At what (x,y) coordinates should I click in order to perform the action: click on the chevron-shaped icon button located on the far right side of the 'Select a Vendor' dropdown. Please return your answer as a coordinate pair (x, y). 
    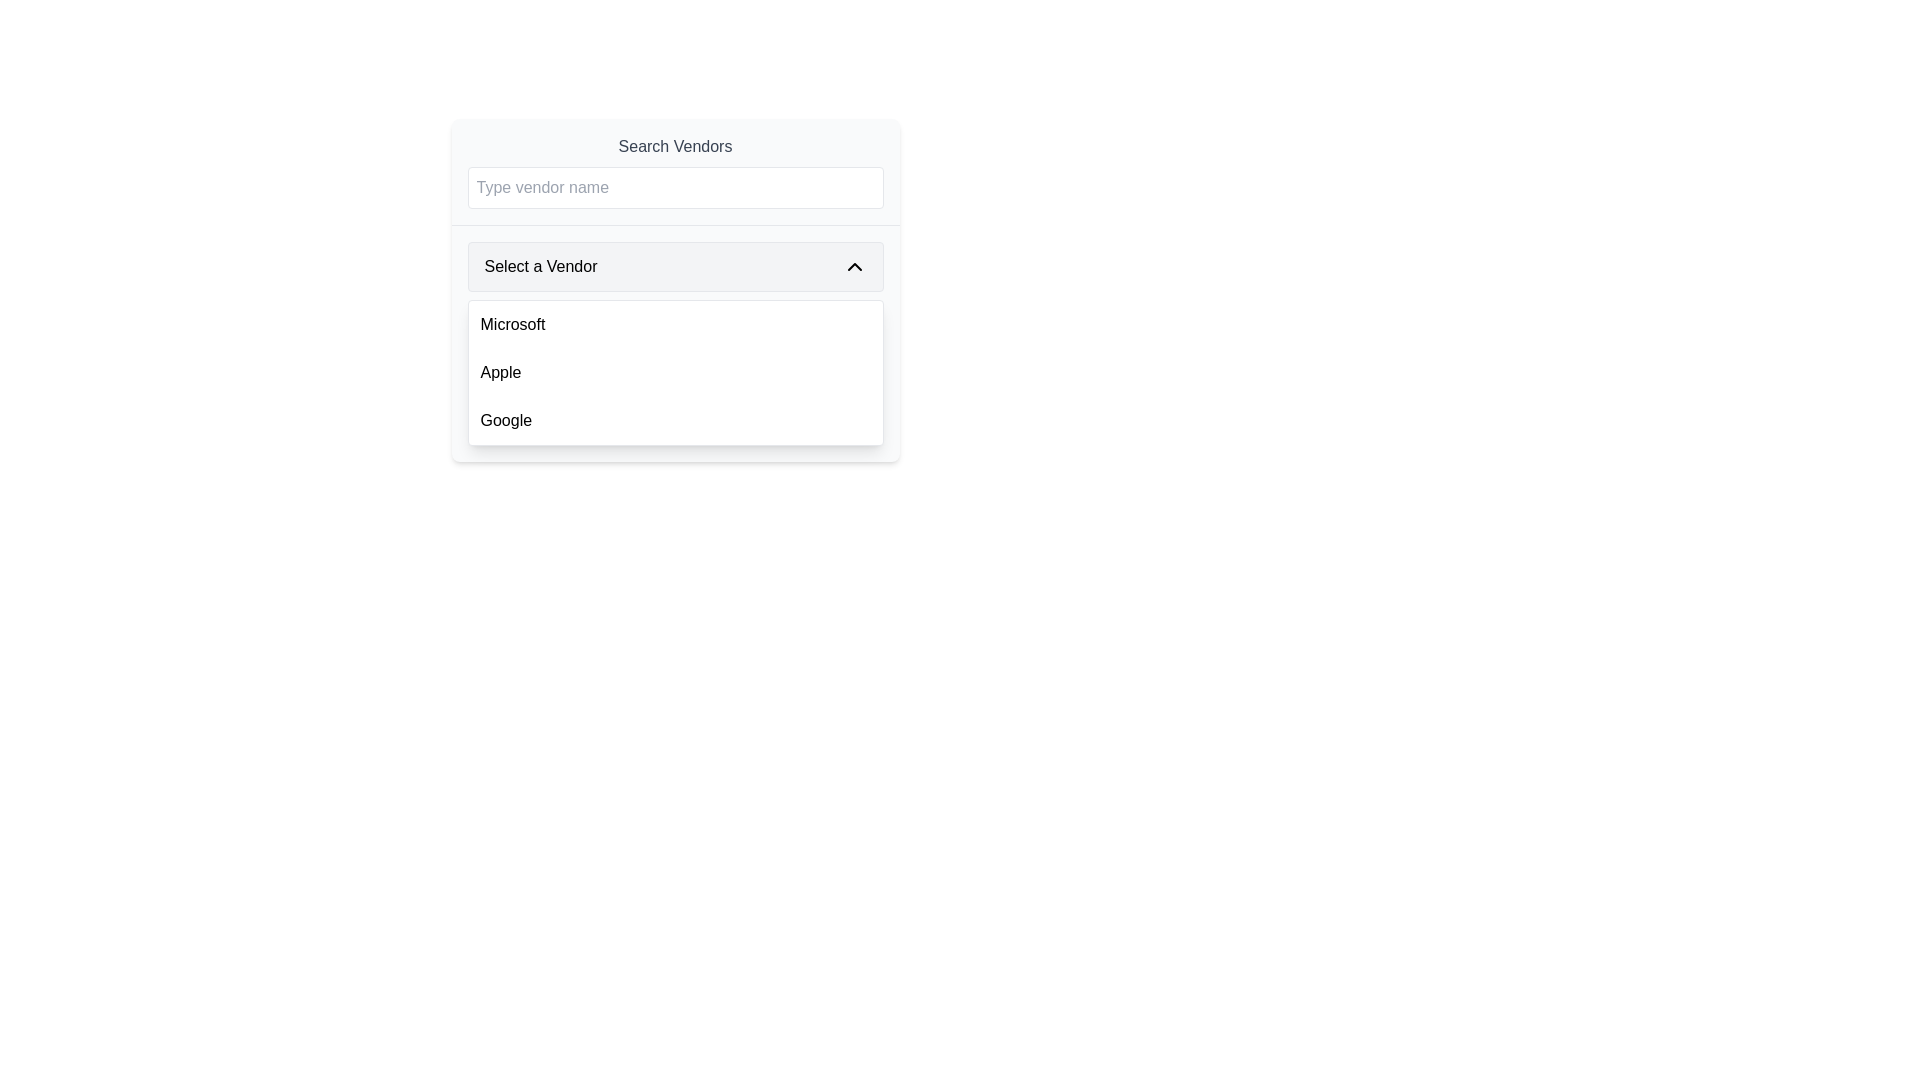
    Looking at the image, I should click on (854, 265).